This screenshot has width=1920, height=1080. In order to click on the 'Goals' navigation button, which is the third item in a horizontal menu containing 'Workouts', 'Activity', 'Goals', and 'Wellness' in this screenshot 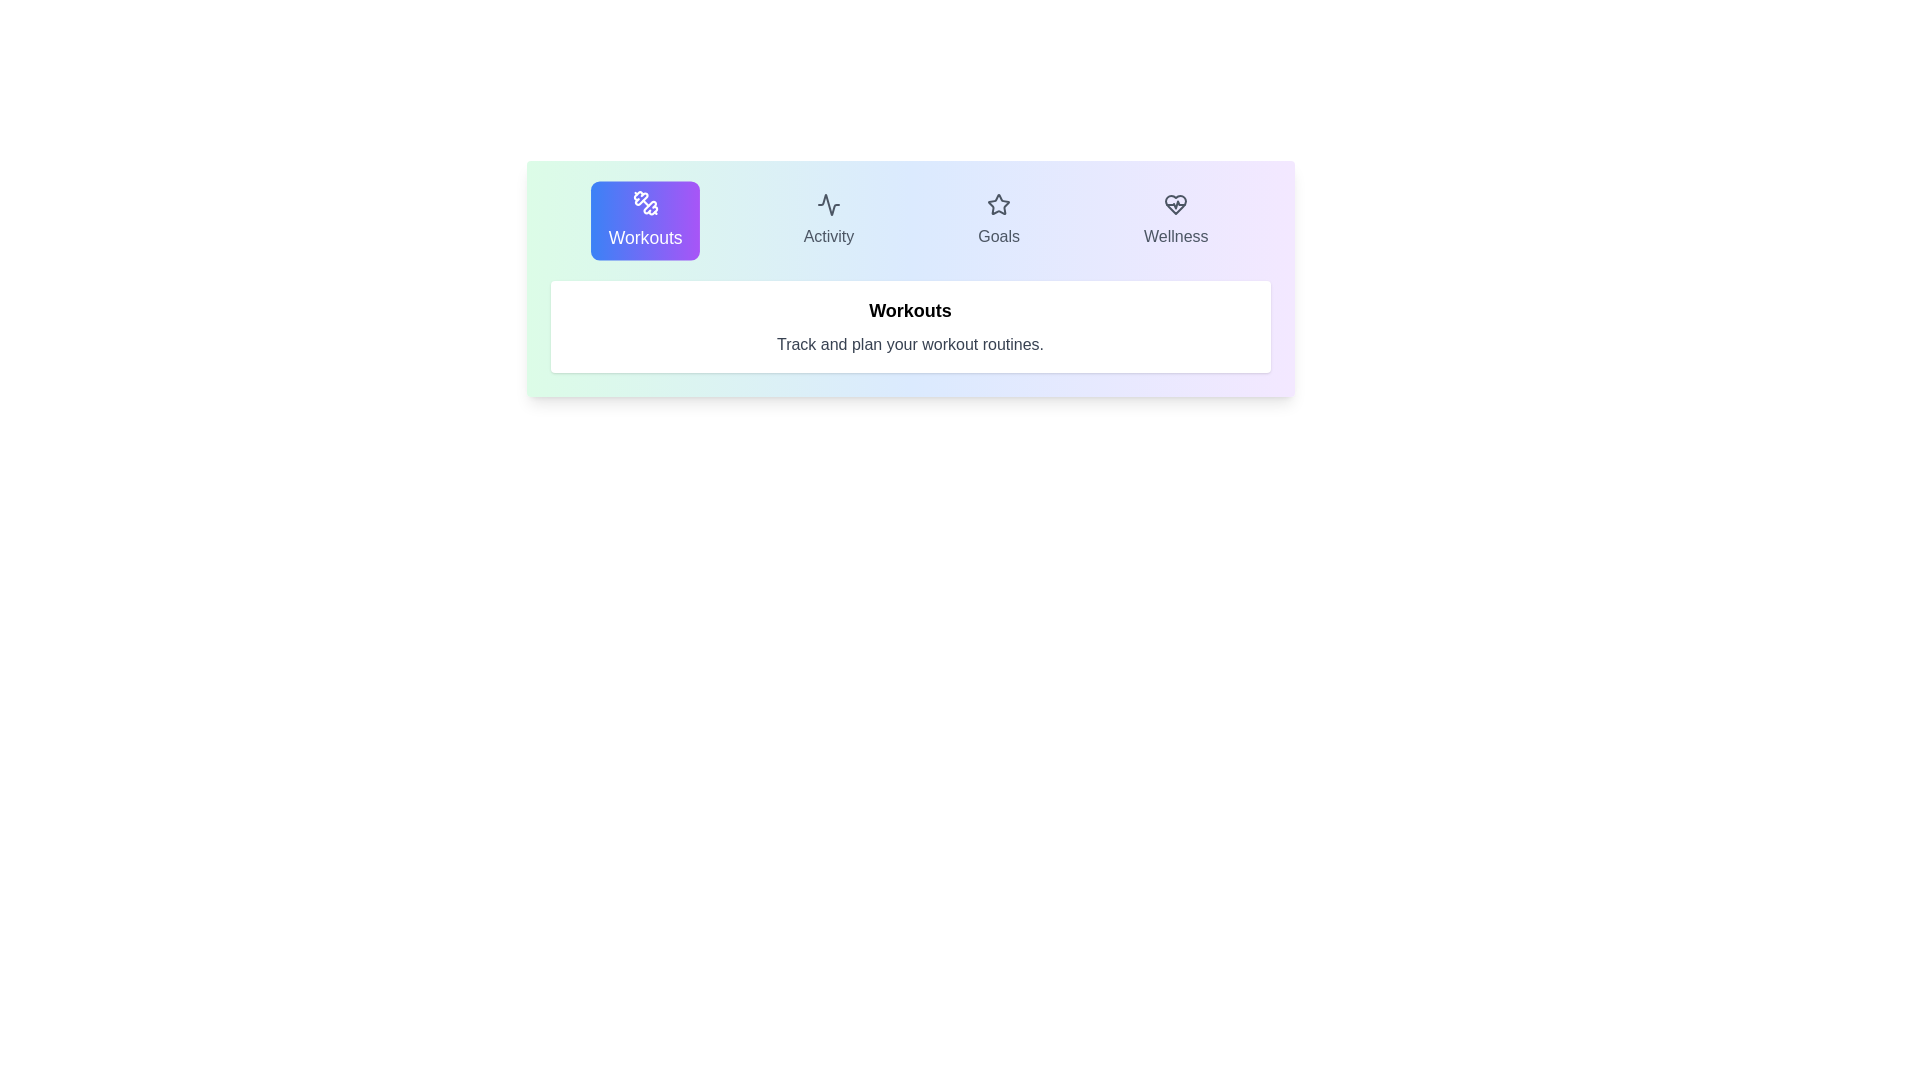, I will do `click(998, 220)`.